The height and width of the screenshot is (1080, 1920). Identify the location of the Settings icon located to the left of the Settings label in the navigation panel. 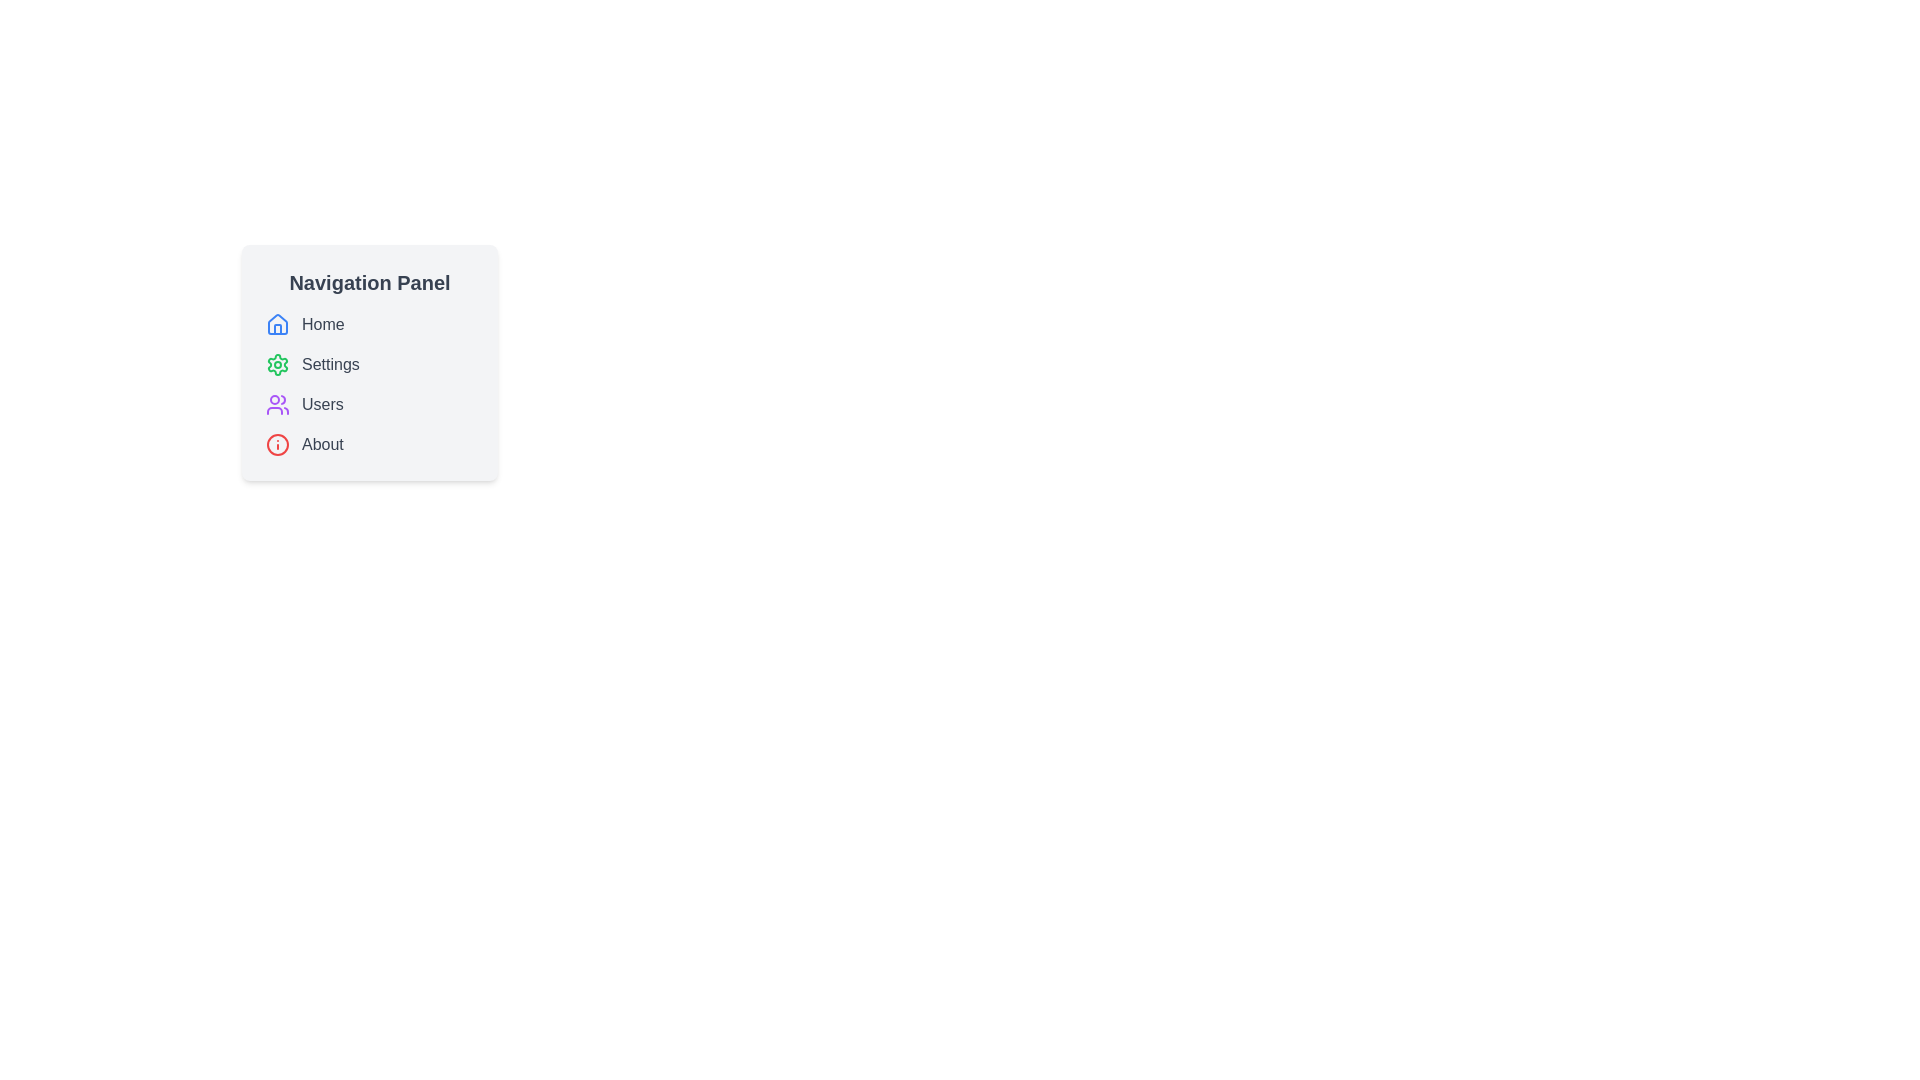
(277, 365).